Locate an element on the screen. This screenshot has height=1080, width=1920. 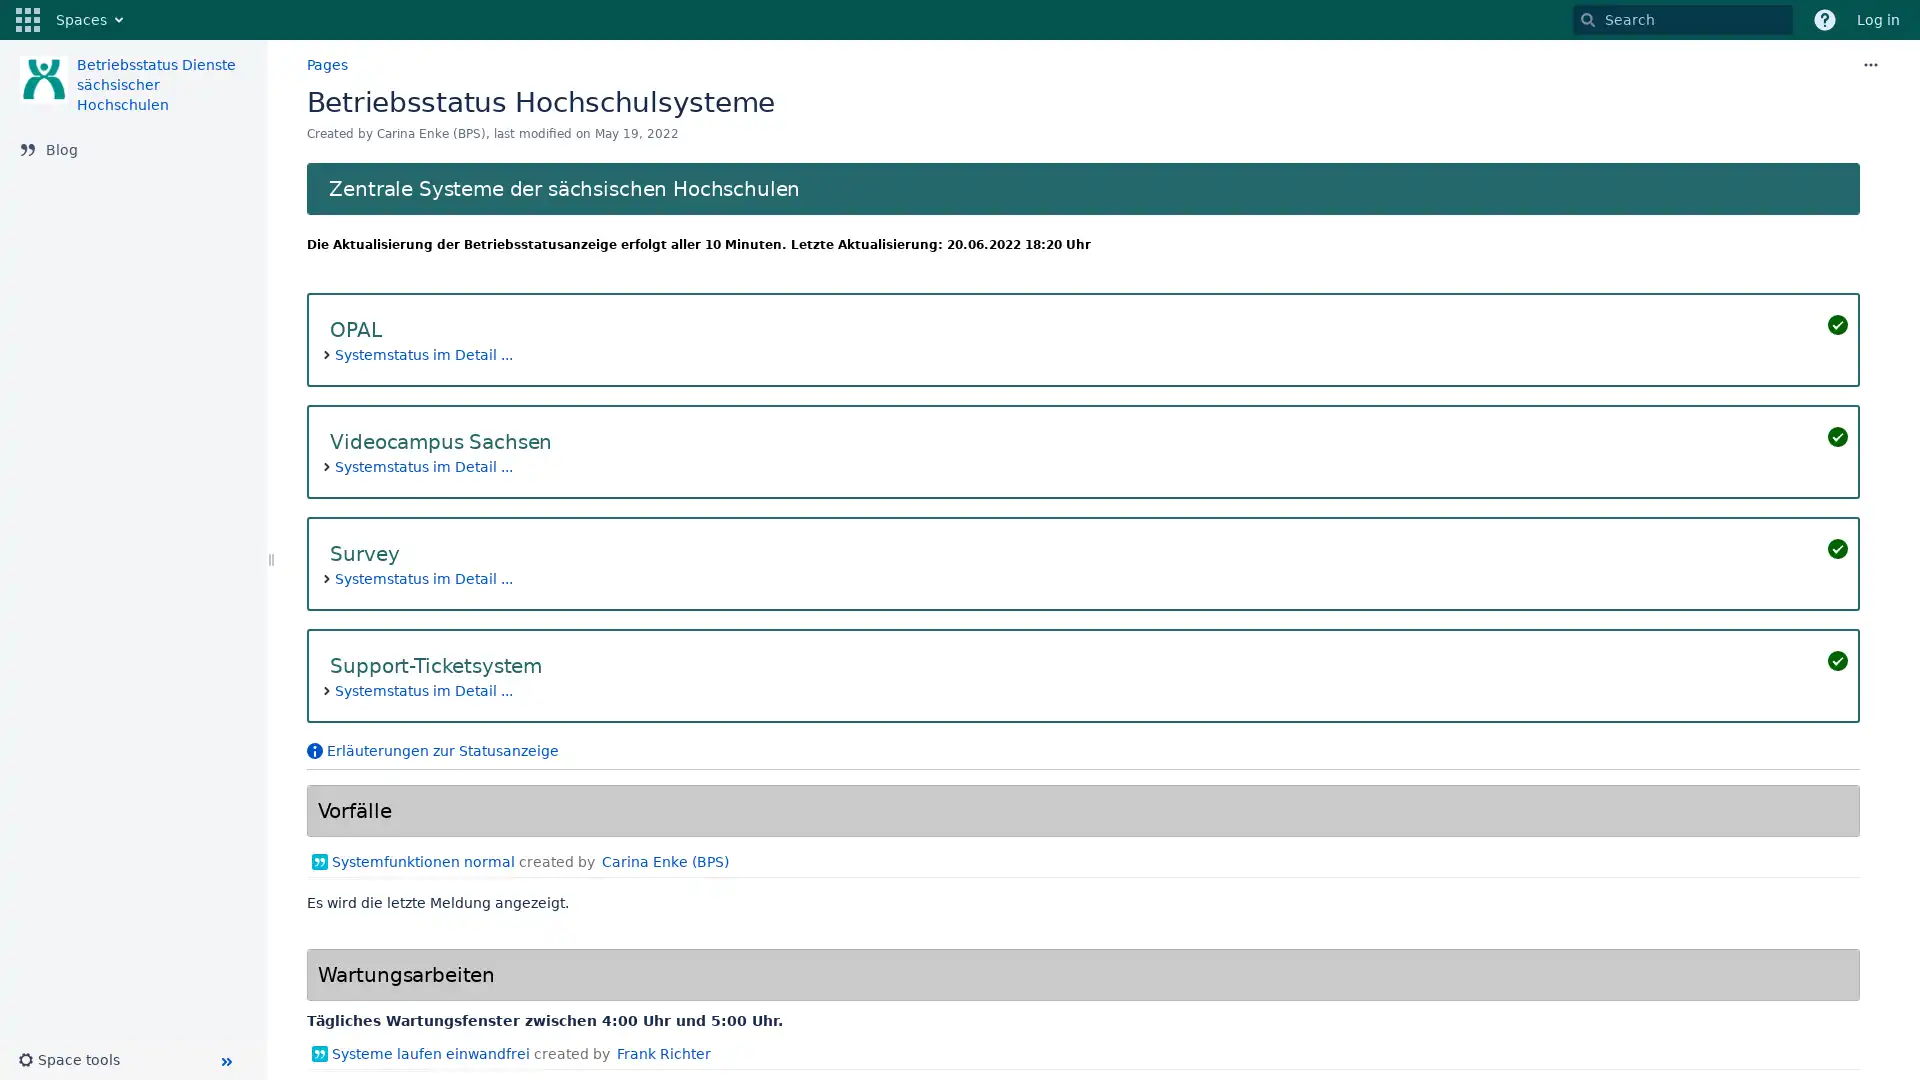
Collapse sidebar ( [ ) is located at coordinates (225, 1060).